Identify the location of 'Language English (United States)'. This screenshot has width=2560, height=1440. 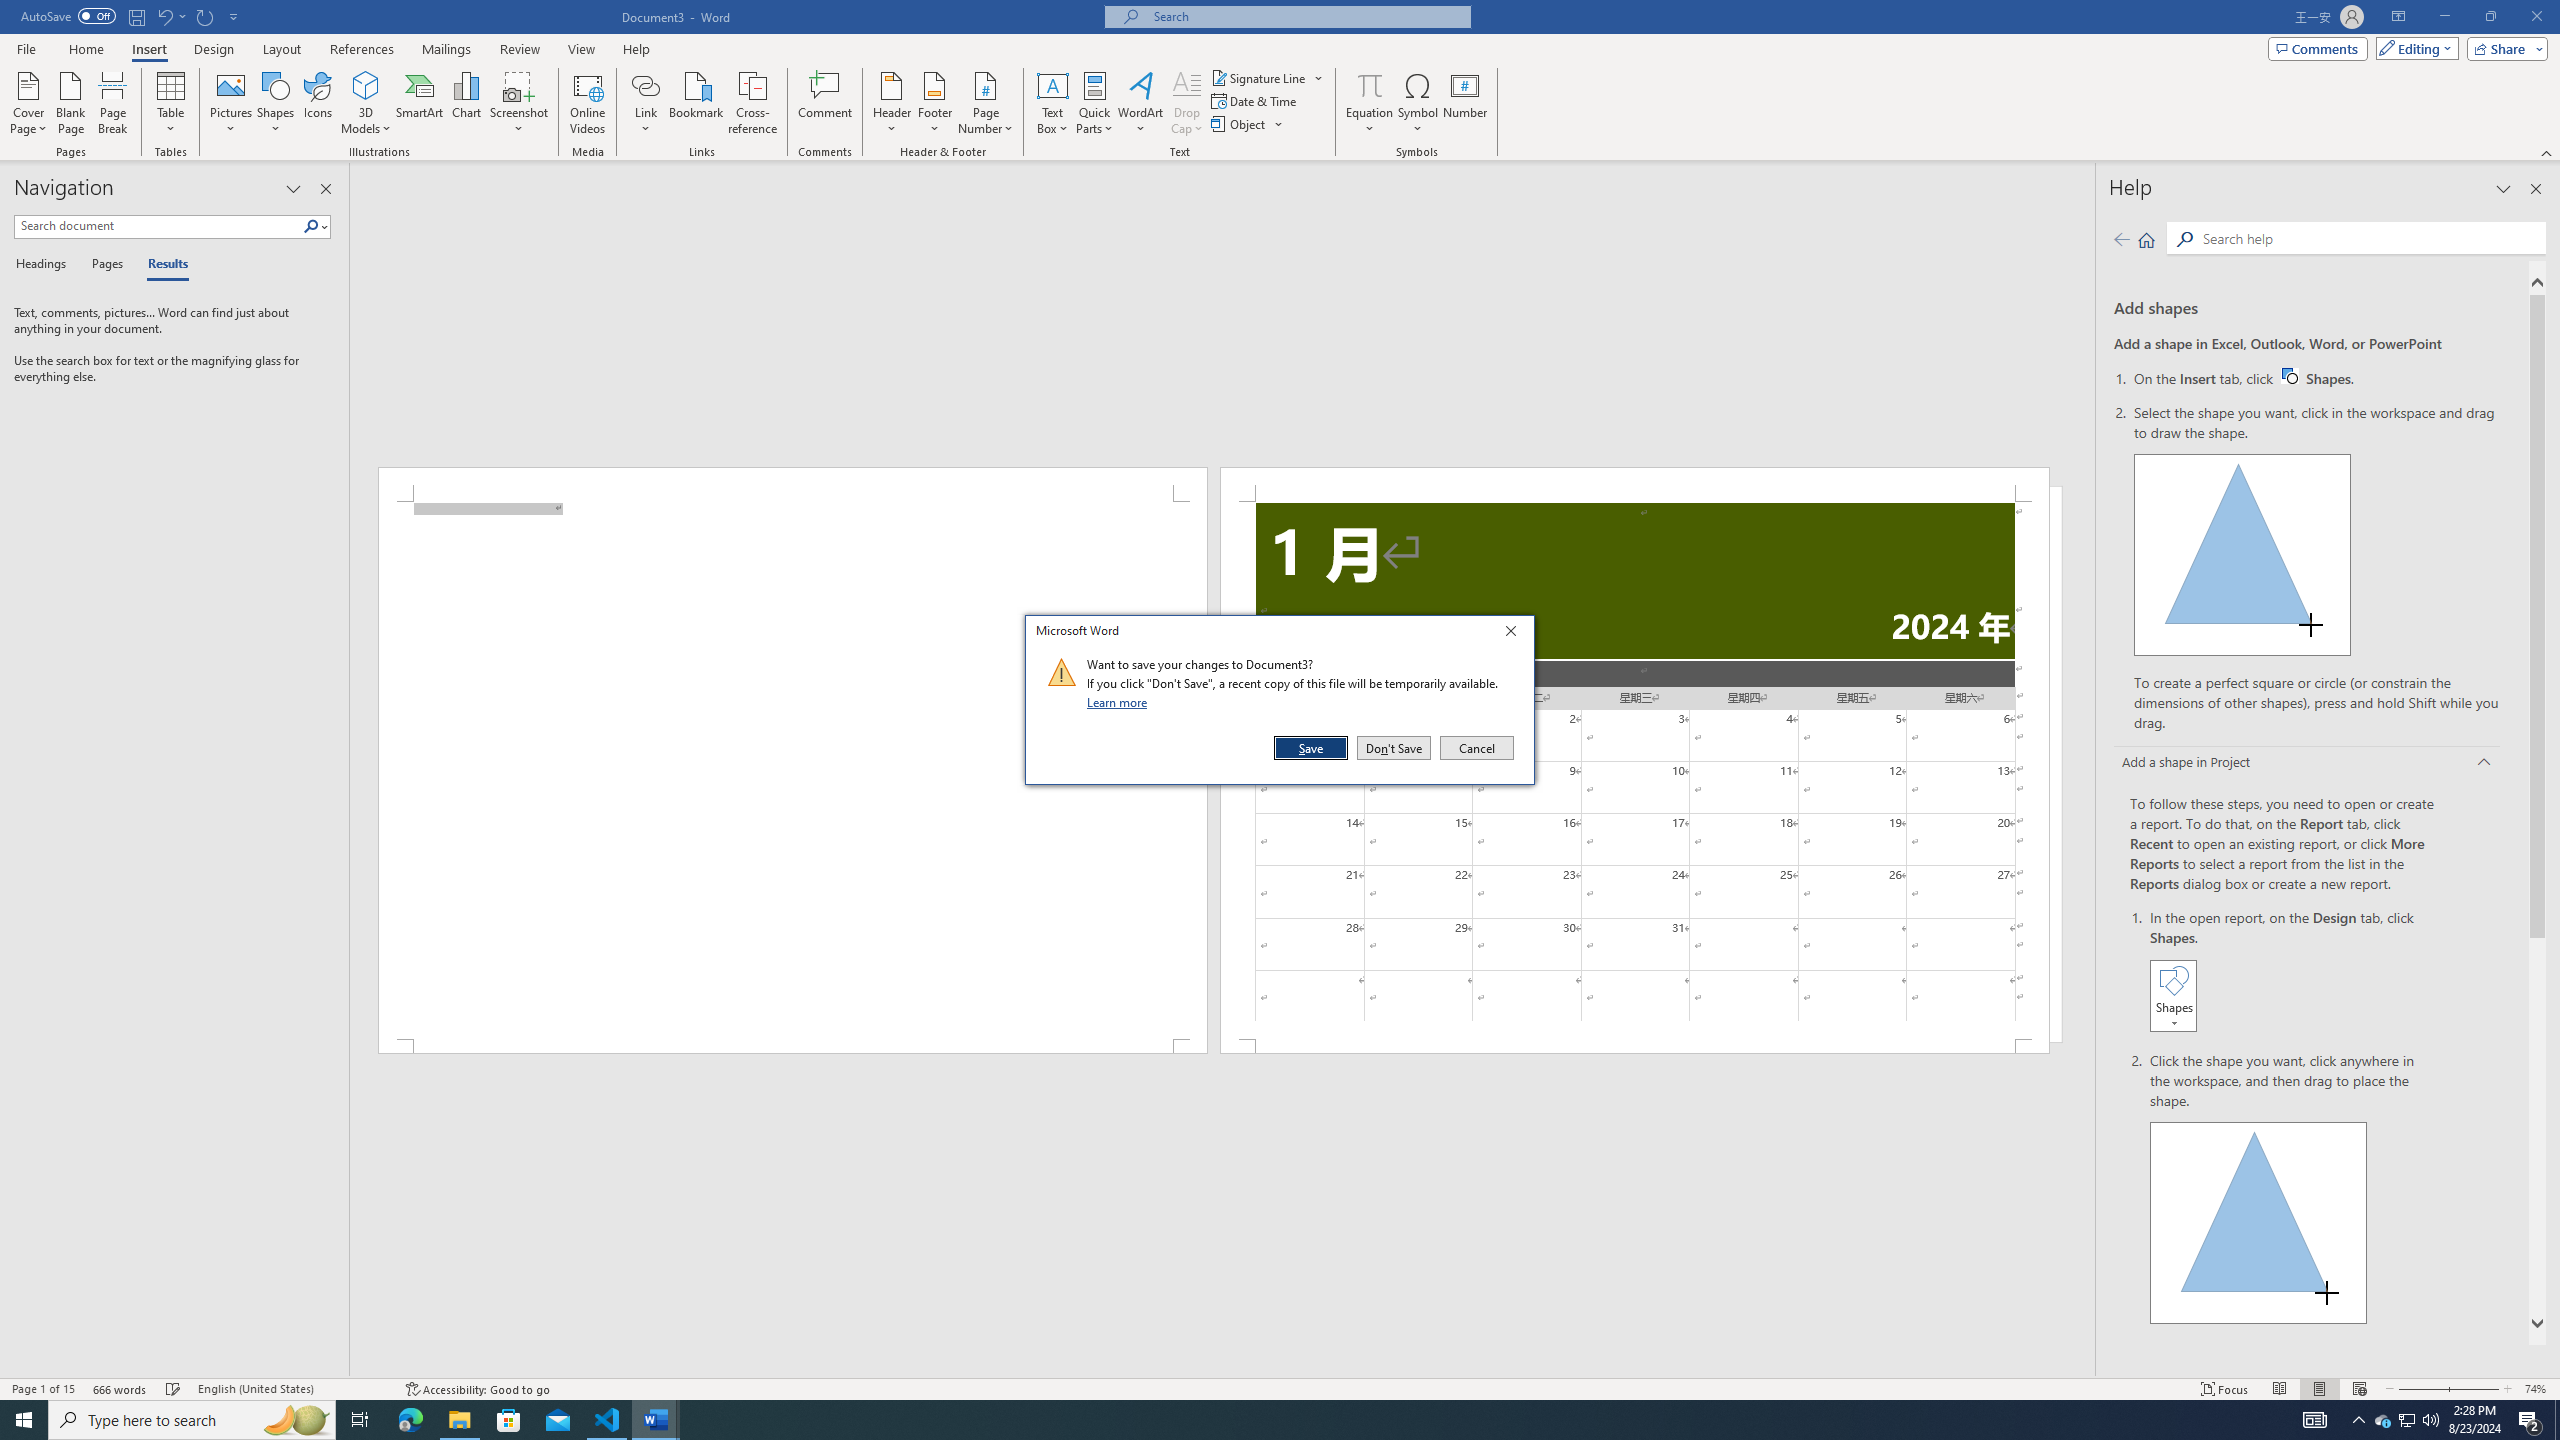
(290, 1389).